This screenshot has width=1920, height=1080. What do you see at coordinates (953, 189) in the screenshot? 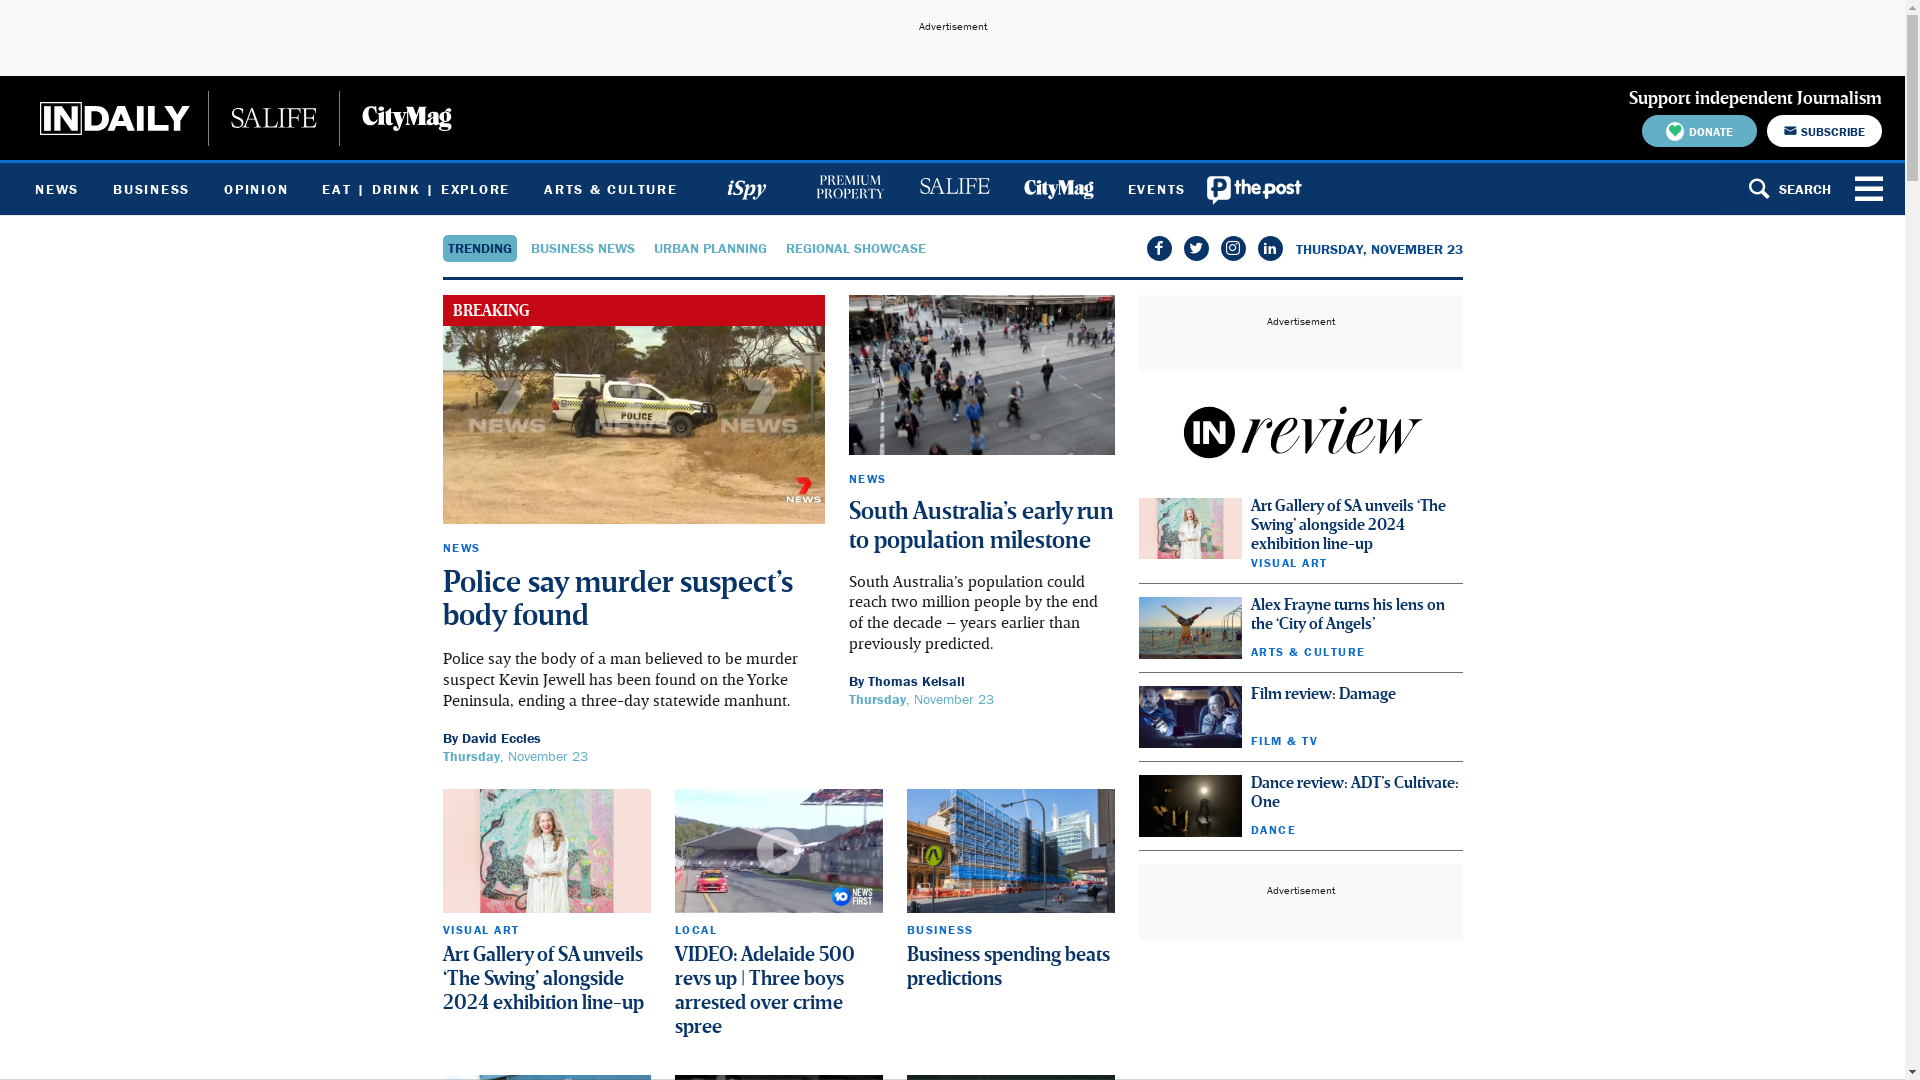
I see `'SALIFE'` at bounding box center [953, 189].